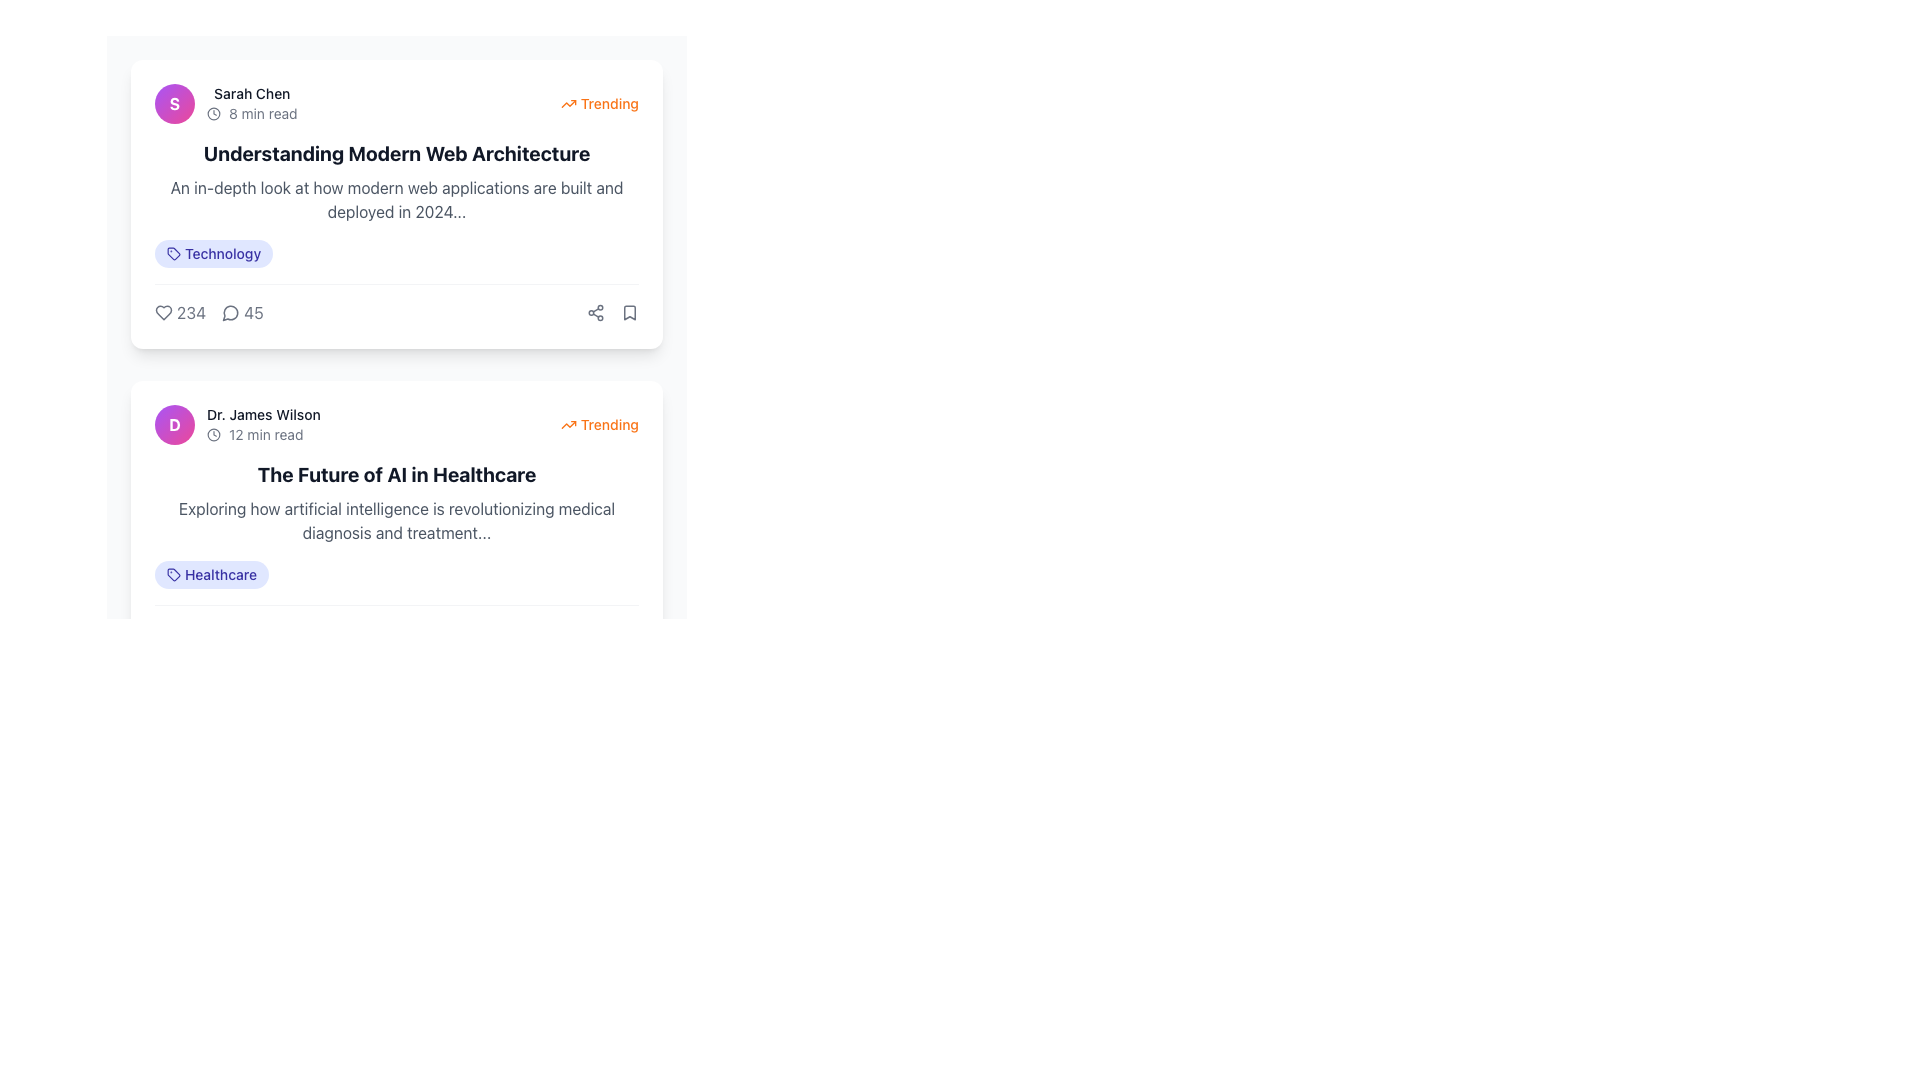 The width and height of the screenshot is (1920, 1080). I want to click on the central page number on the horizontally-aligned pagination control bar located at the footer of the interface, so click(397, 1058).